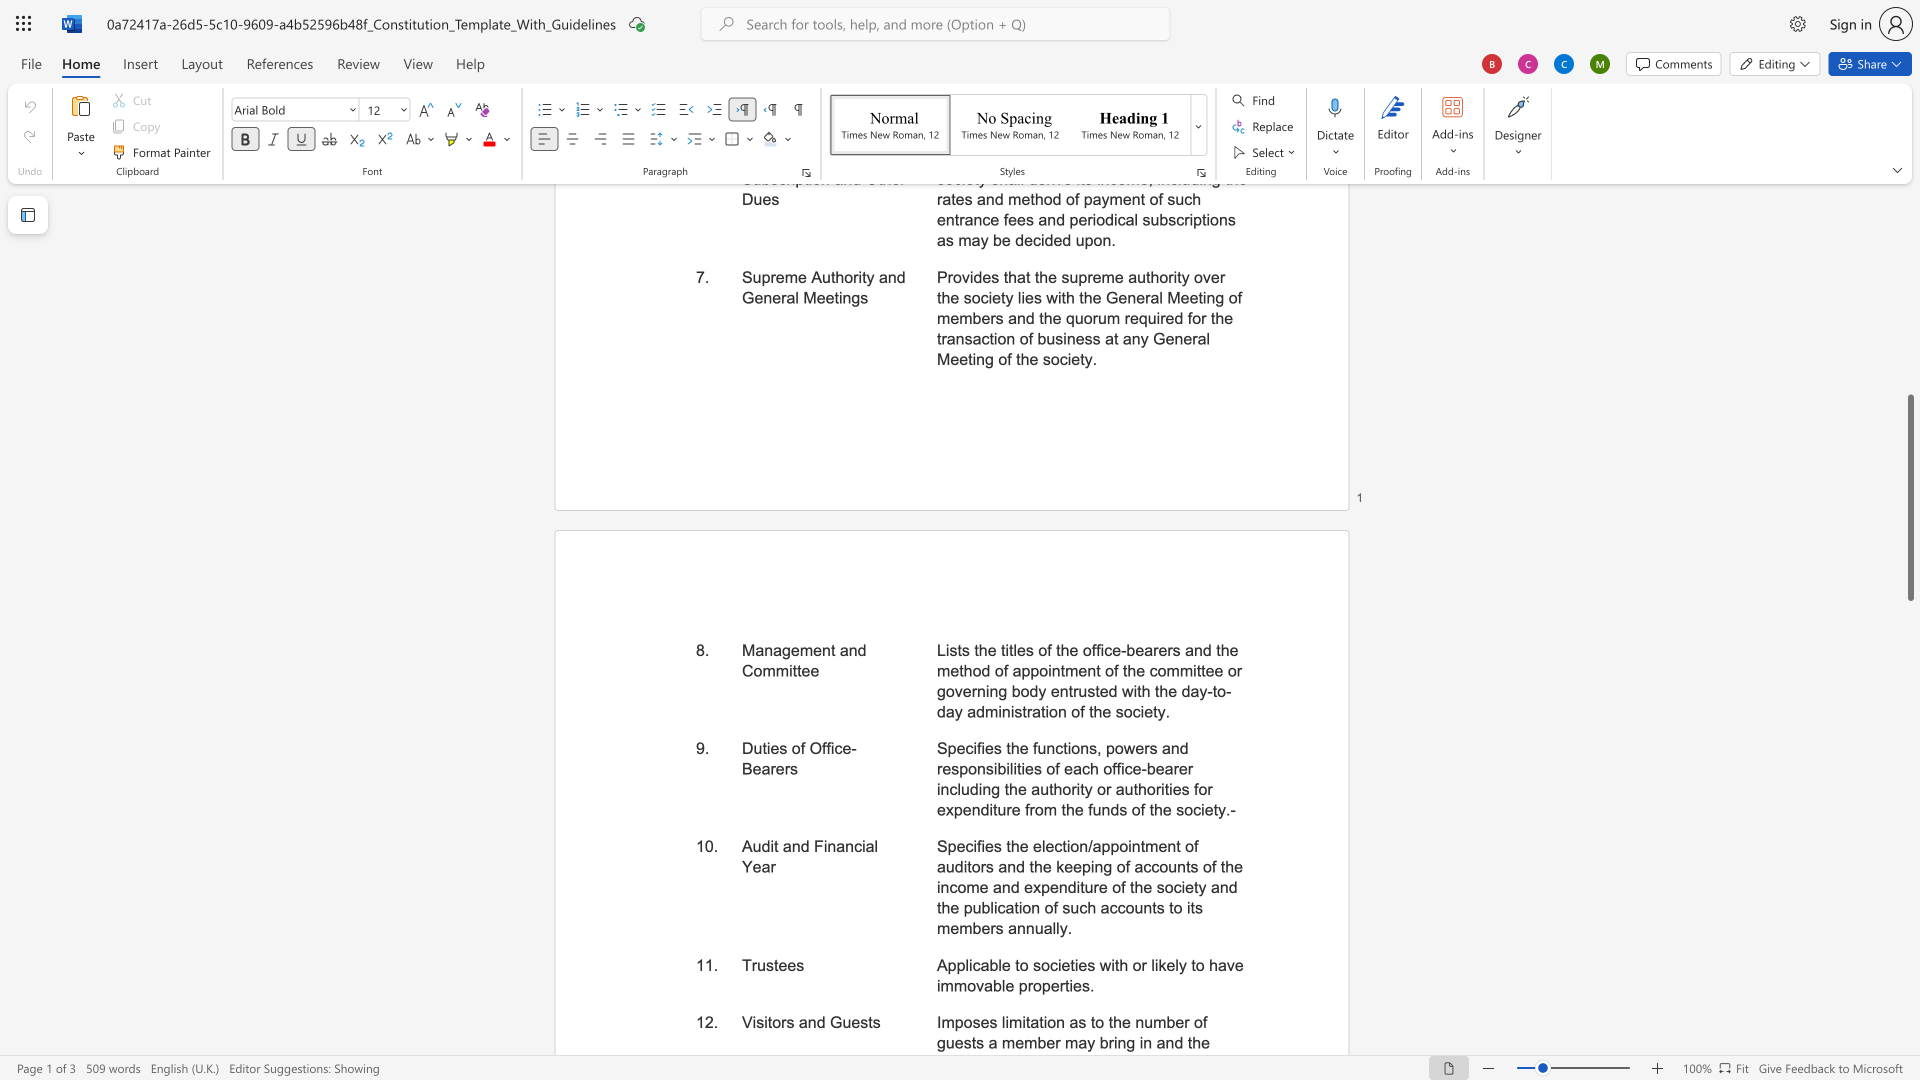 The width and height of the screenshot is (1920, 1080). Describe the element at coordinates (1909, 319) in the screenshot. I see `the scrollbar to slide the page up` at that location.